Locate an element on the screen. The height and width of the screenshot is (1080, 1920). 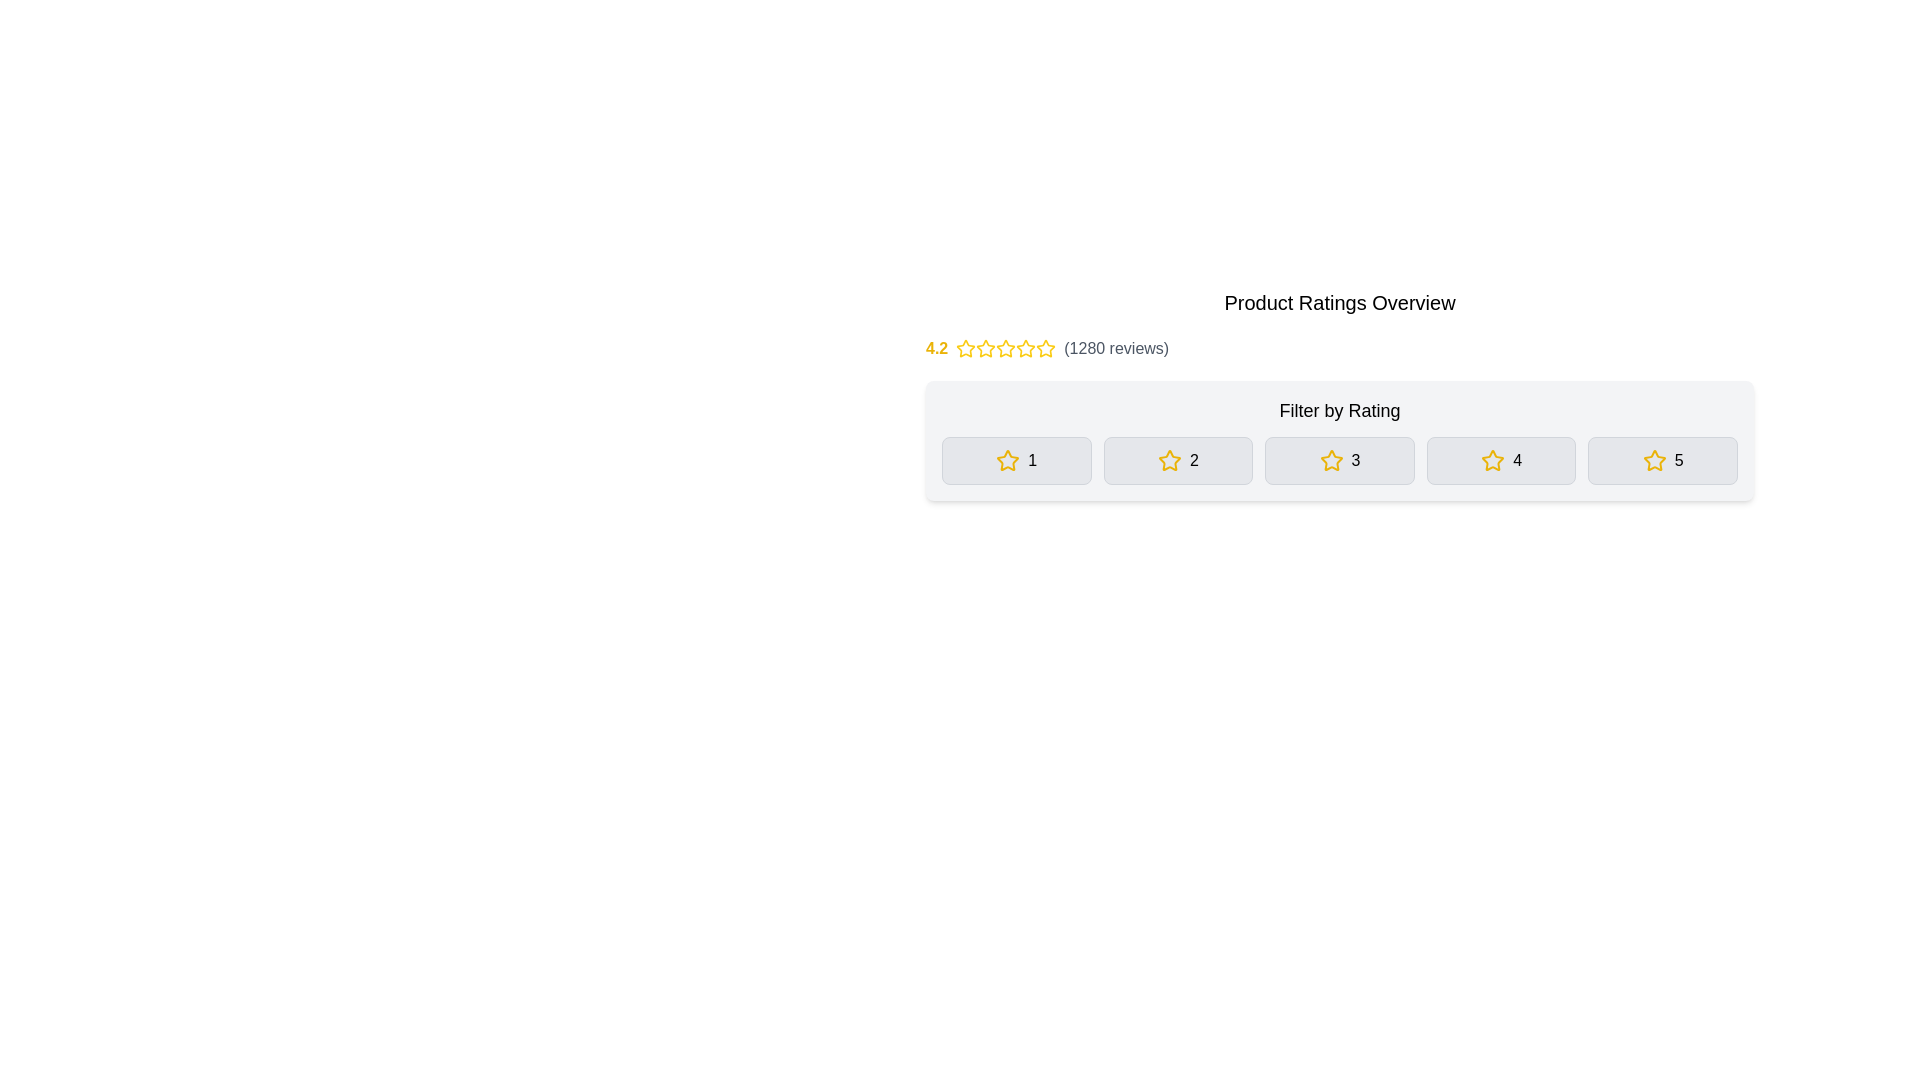
the yellow star icon button with a hollow center, which is the third star in a row of star buttons, to filter on three-star ratings is located at coordinates (1330, 459).